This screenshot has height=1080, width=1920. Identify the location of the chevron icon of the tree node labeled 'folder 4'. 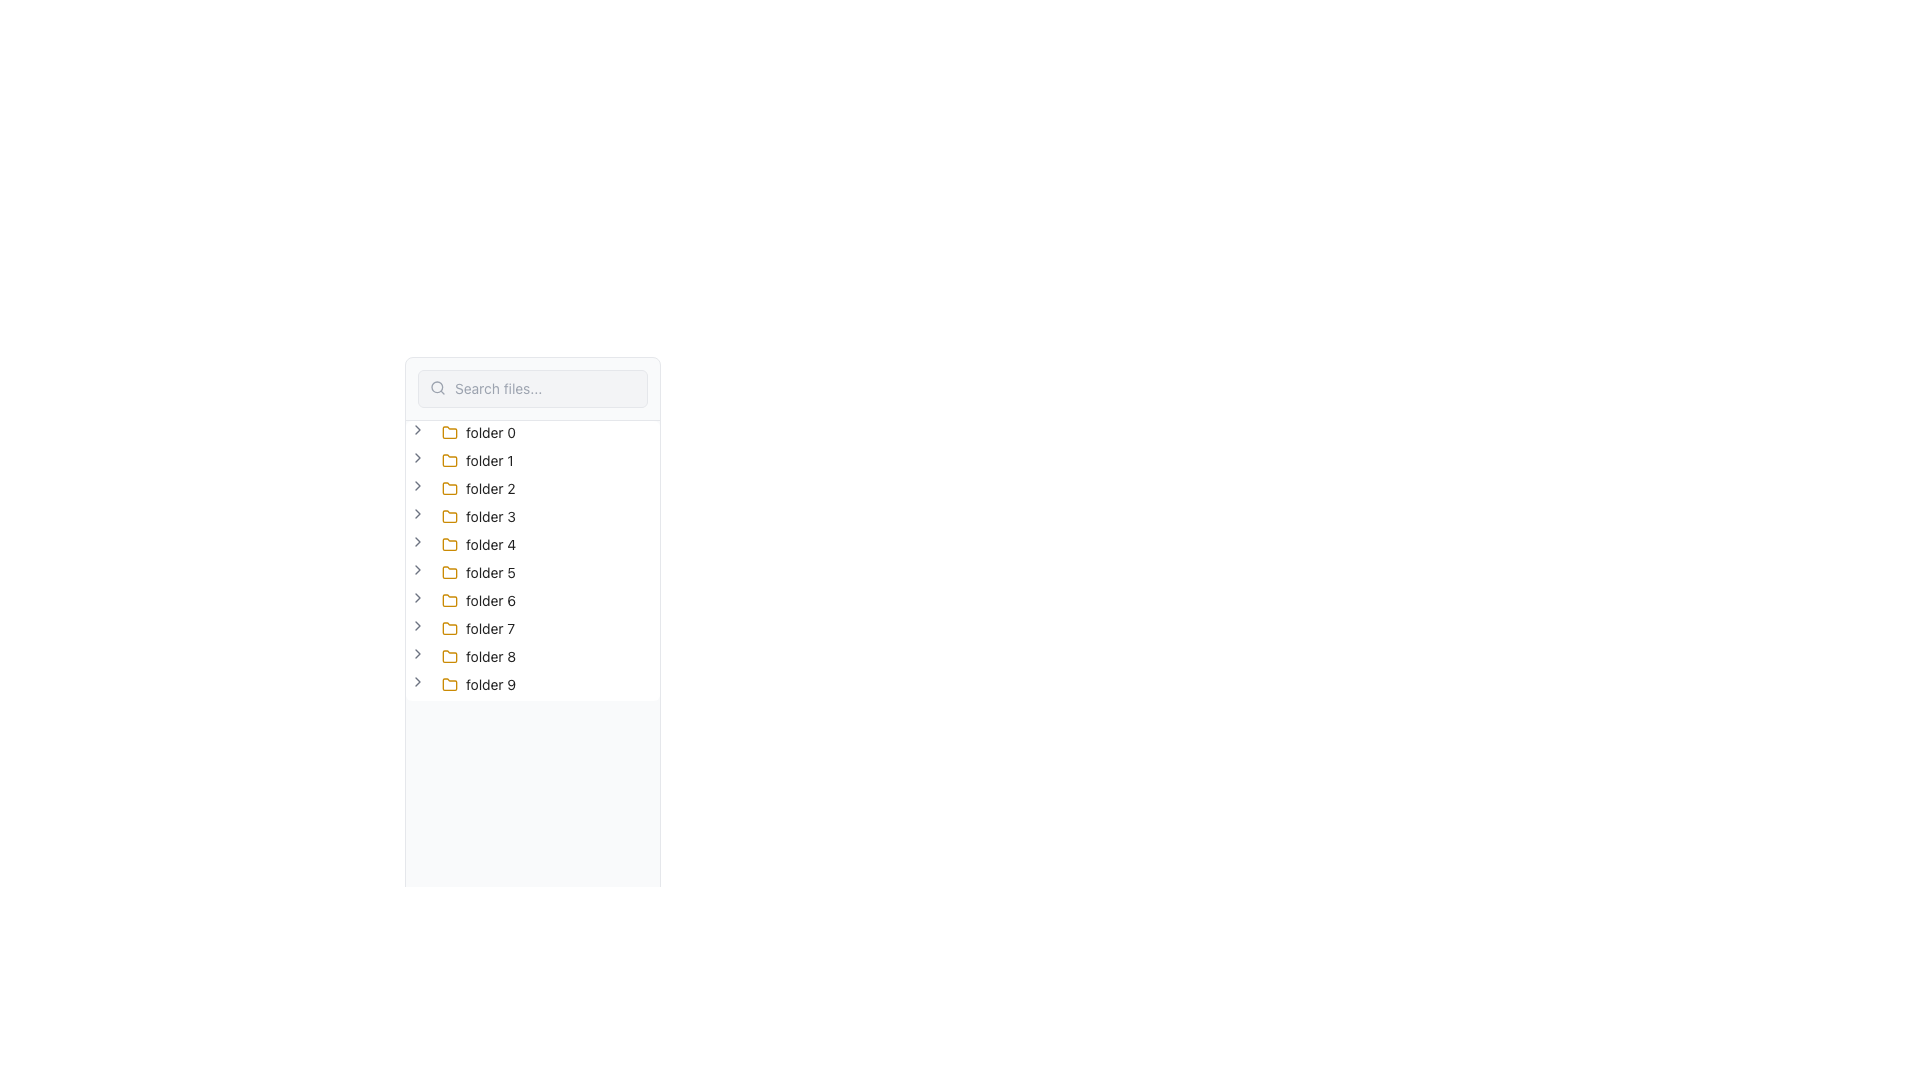
(464, 544).